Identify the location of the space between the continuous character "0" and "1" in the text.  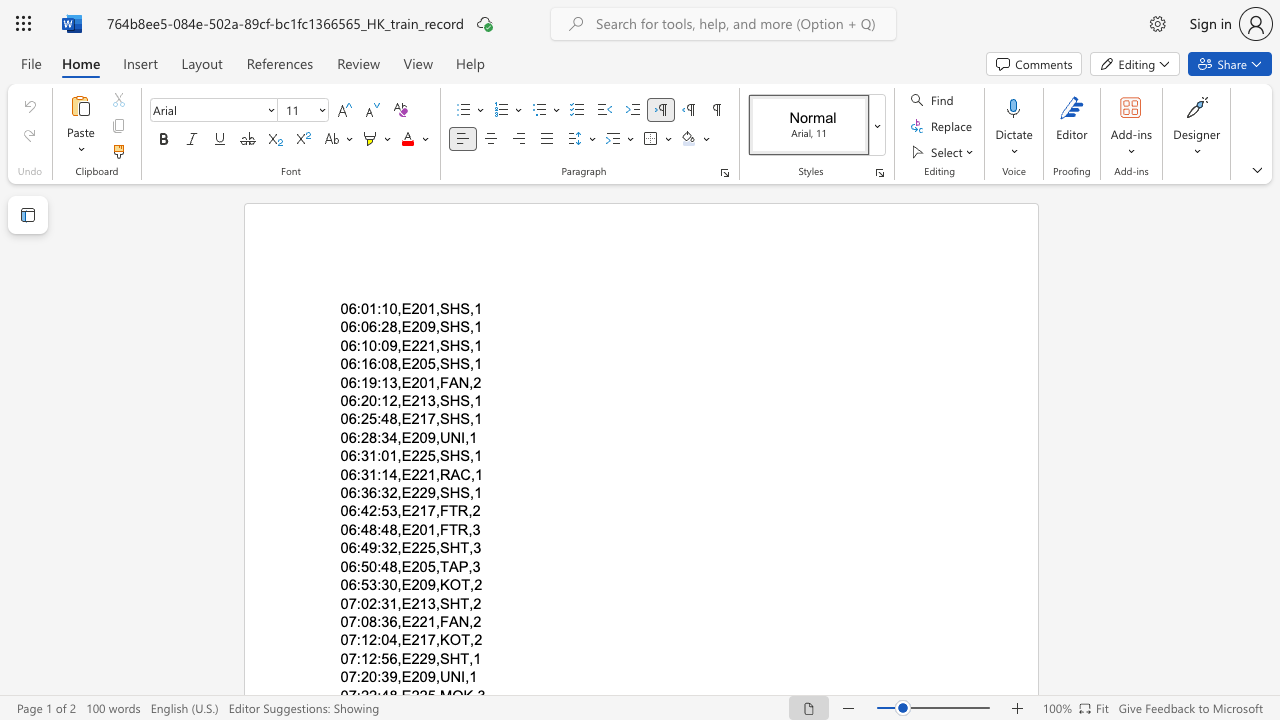
(426, 382).